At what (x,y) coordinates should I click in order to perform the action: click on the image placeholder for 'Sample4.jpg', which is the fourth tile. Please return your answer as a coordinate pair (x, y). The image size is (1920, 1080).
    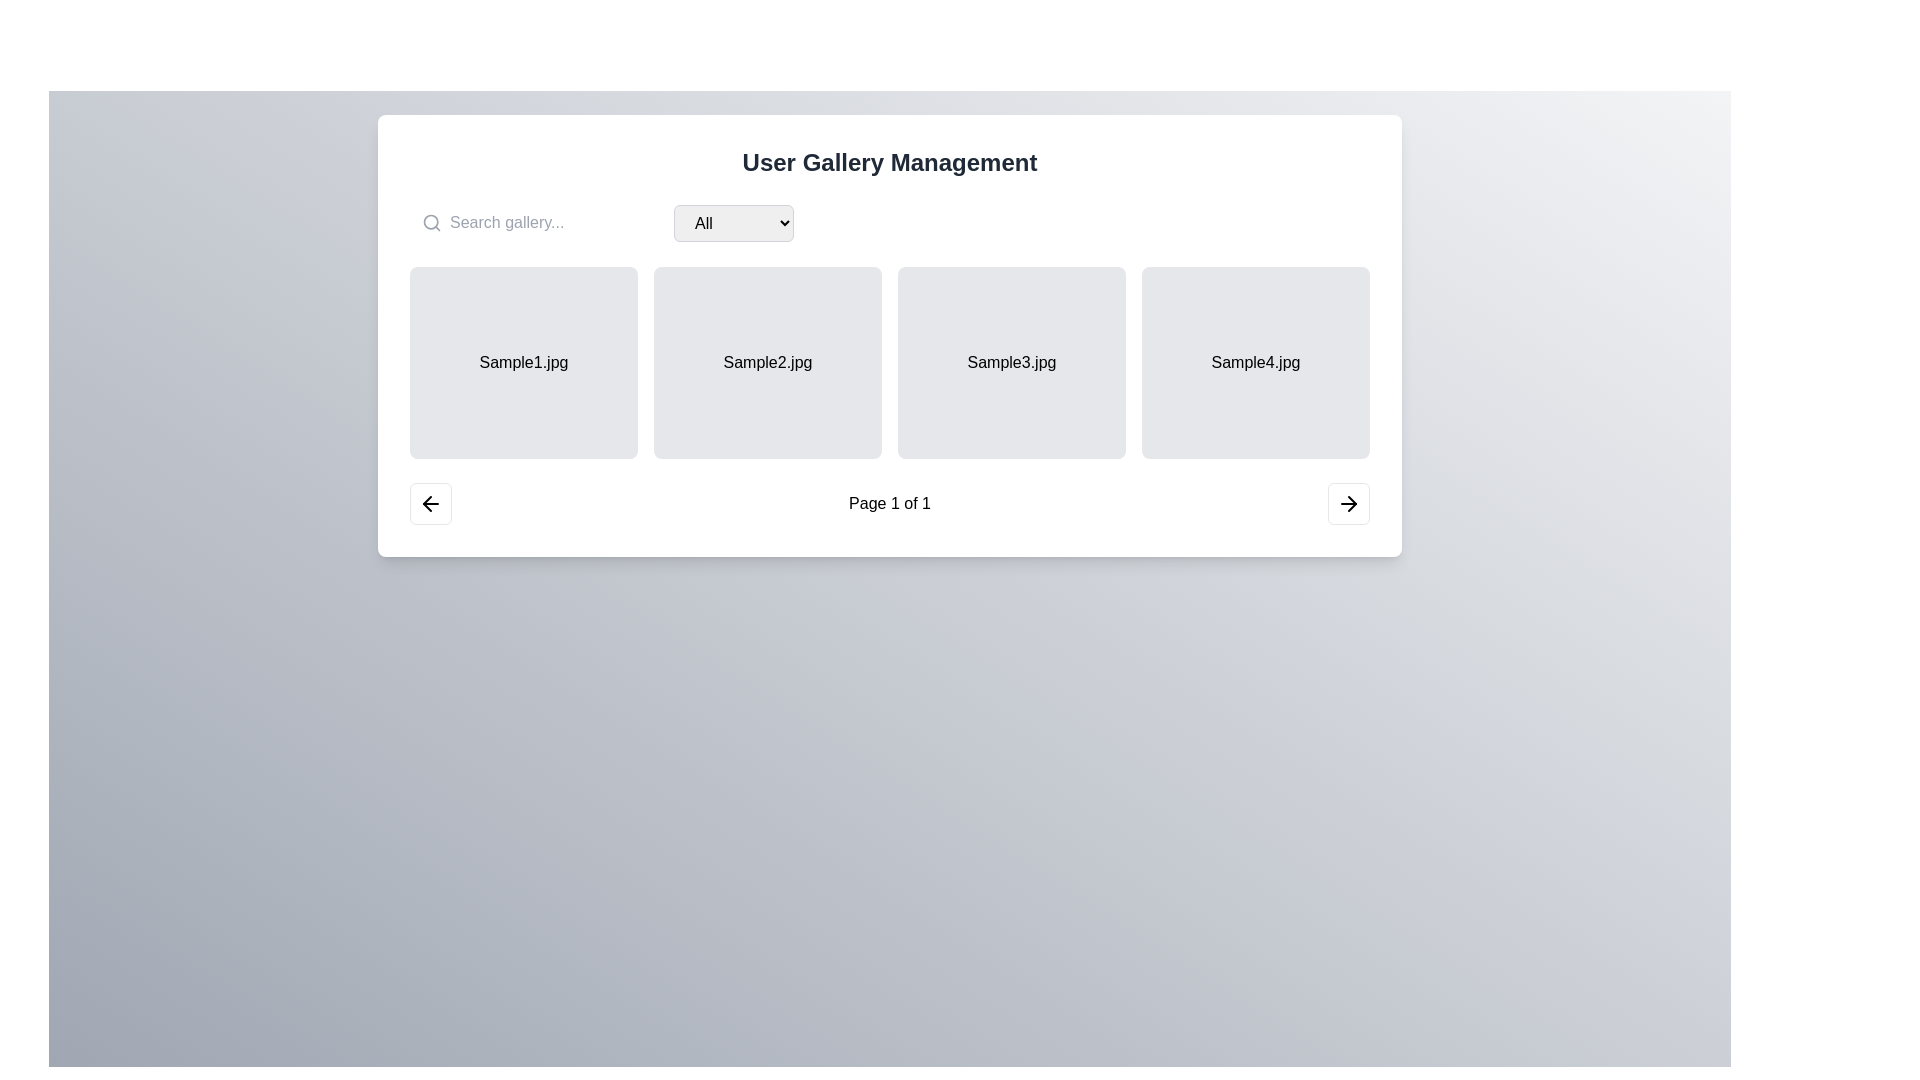
    Looking at the image, I should click on (1255, 362).